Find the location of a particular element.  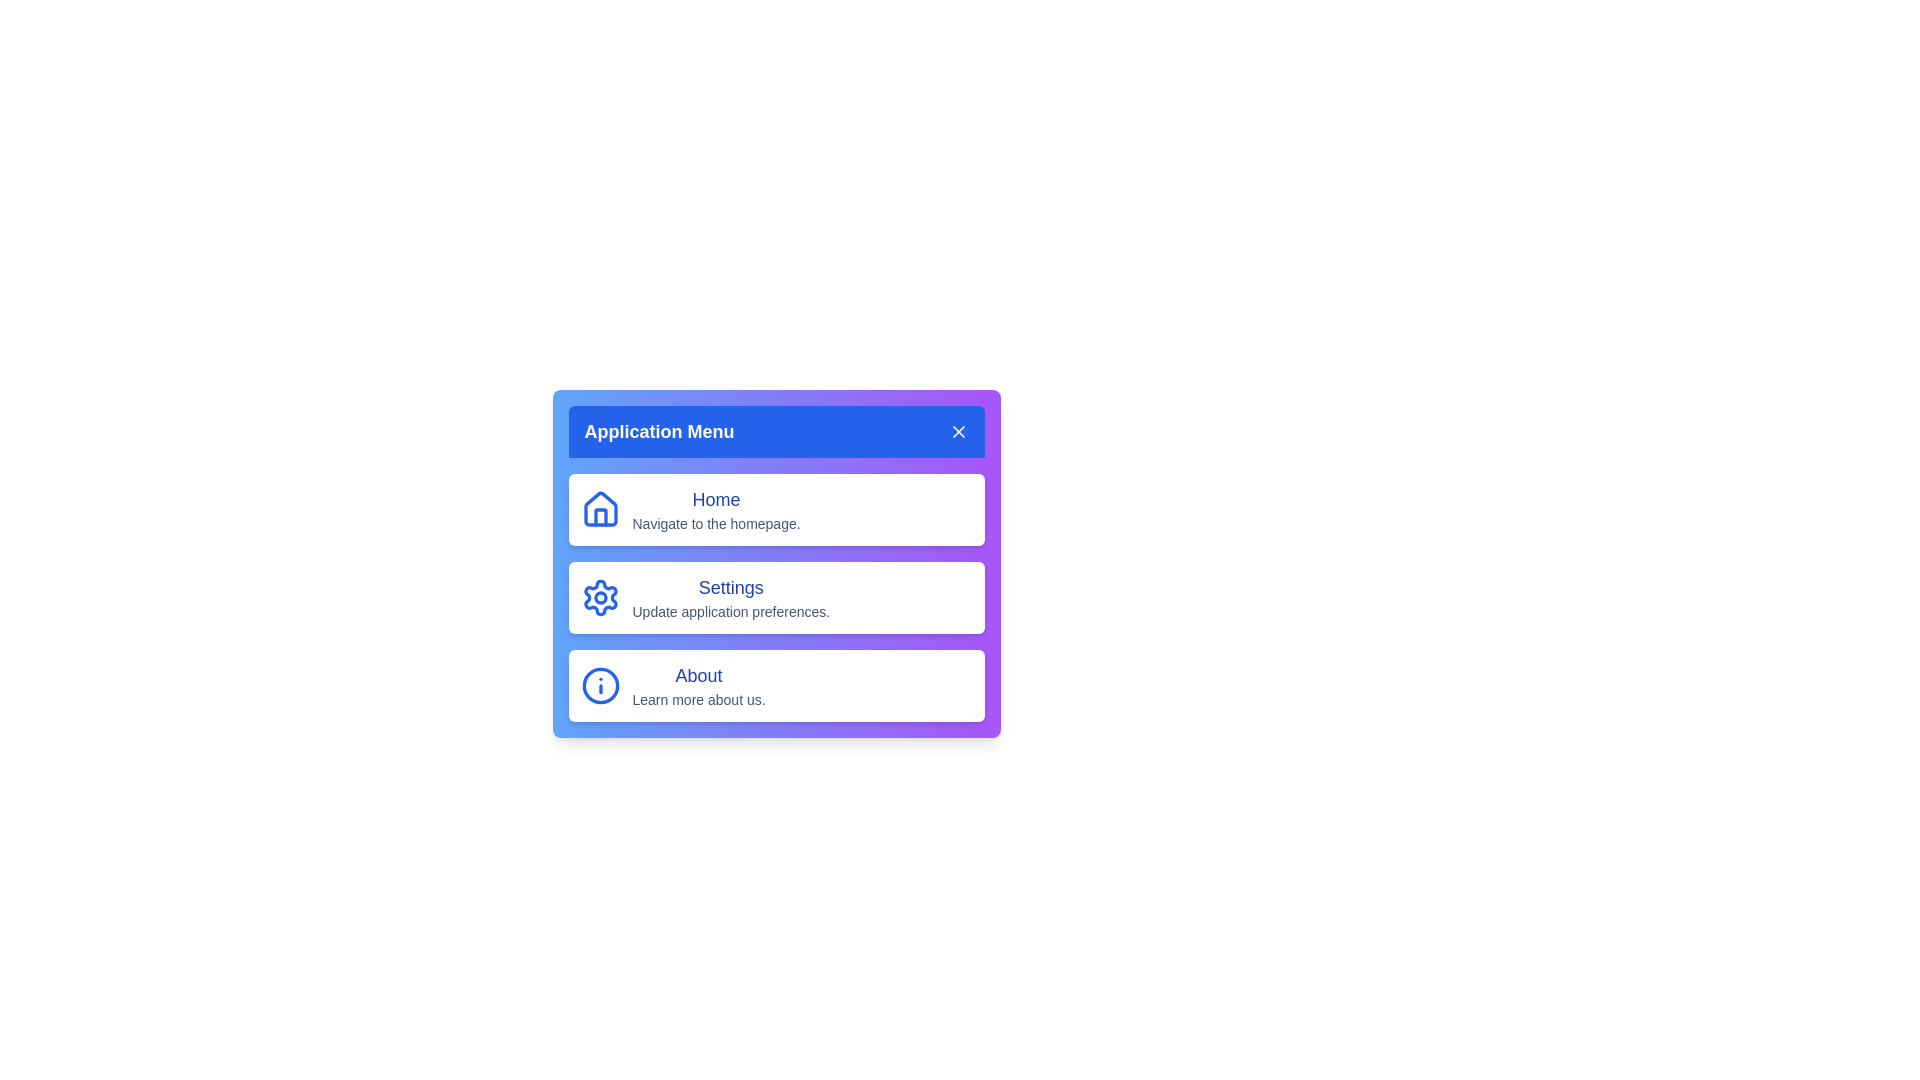

the description of the About menu item is located at coordinates (699, 698).